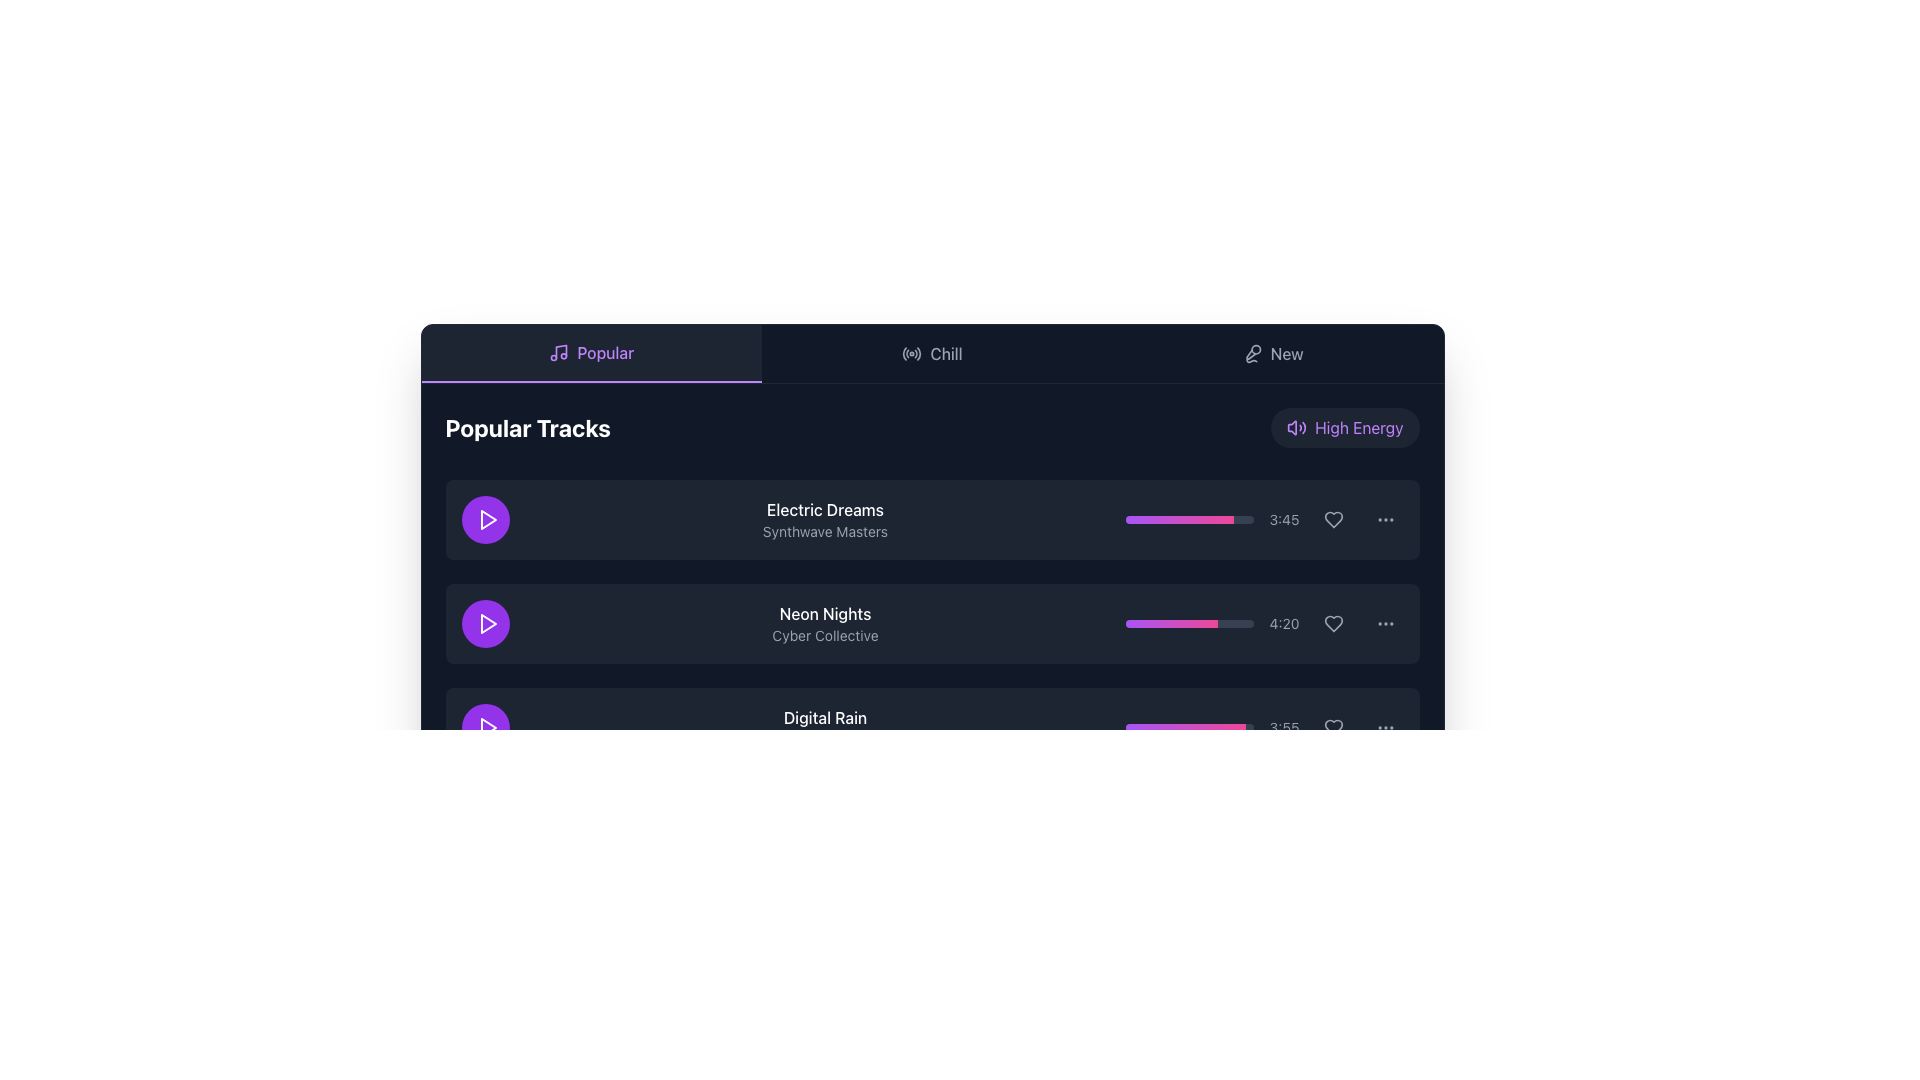 The image size is (1920, 1080). I want to click on the button that accesses or views new content, located at the rightmost position in a group of three buttons, so click(1272, 353).